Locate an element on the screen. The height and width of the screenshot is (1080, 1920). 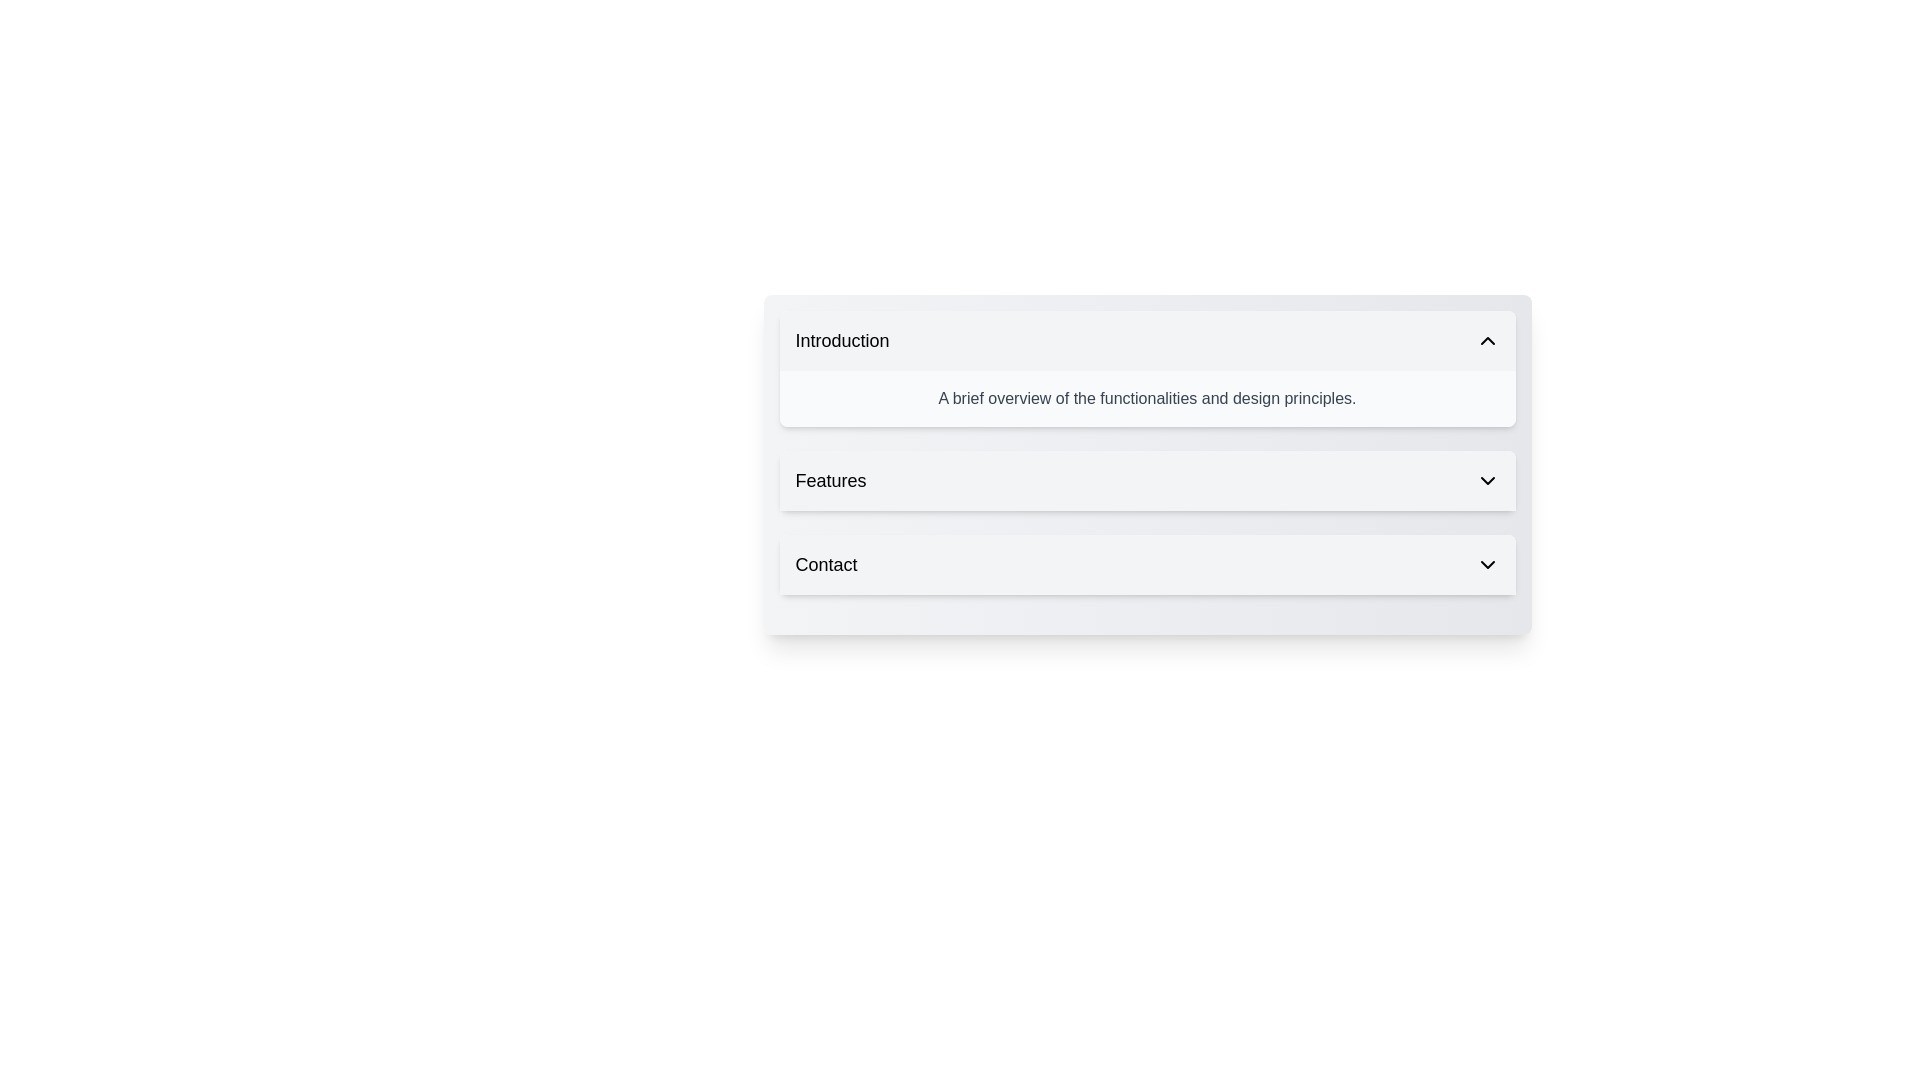
the downward chevron arrow icon located at the far-right end of the 'Contact' section header is located at coordinates (1487, 564).